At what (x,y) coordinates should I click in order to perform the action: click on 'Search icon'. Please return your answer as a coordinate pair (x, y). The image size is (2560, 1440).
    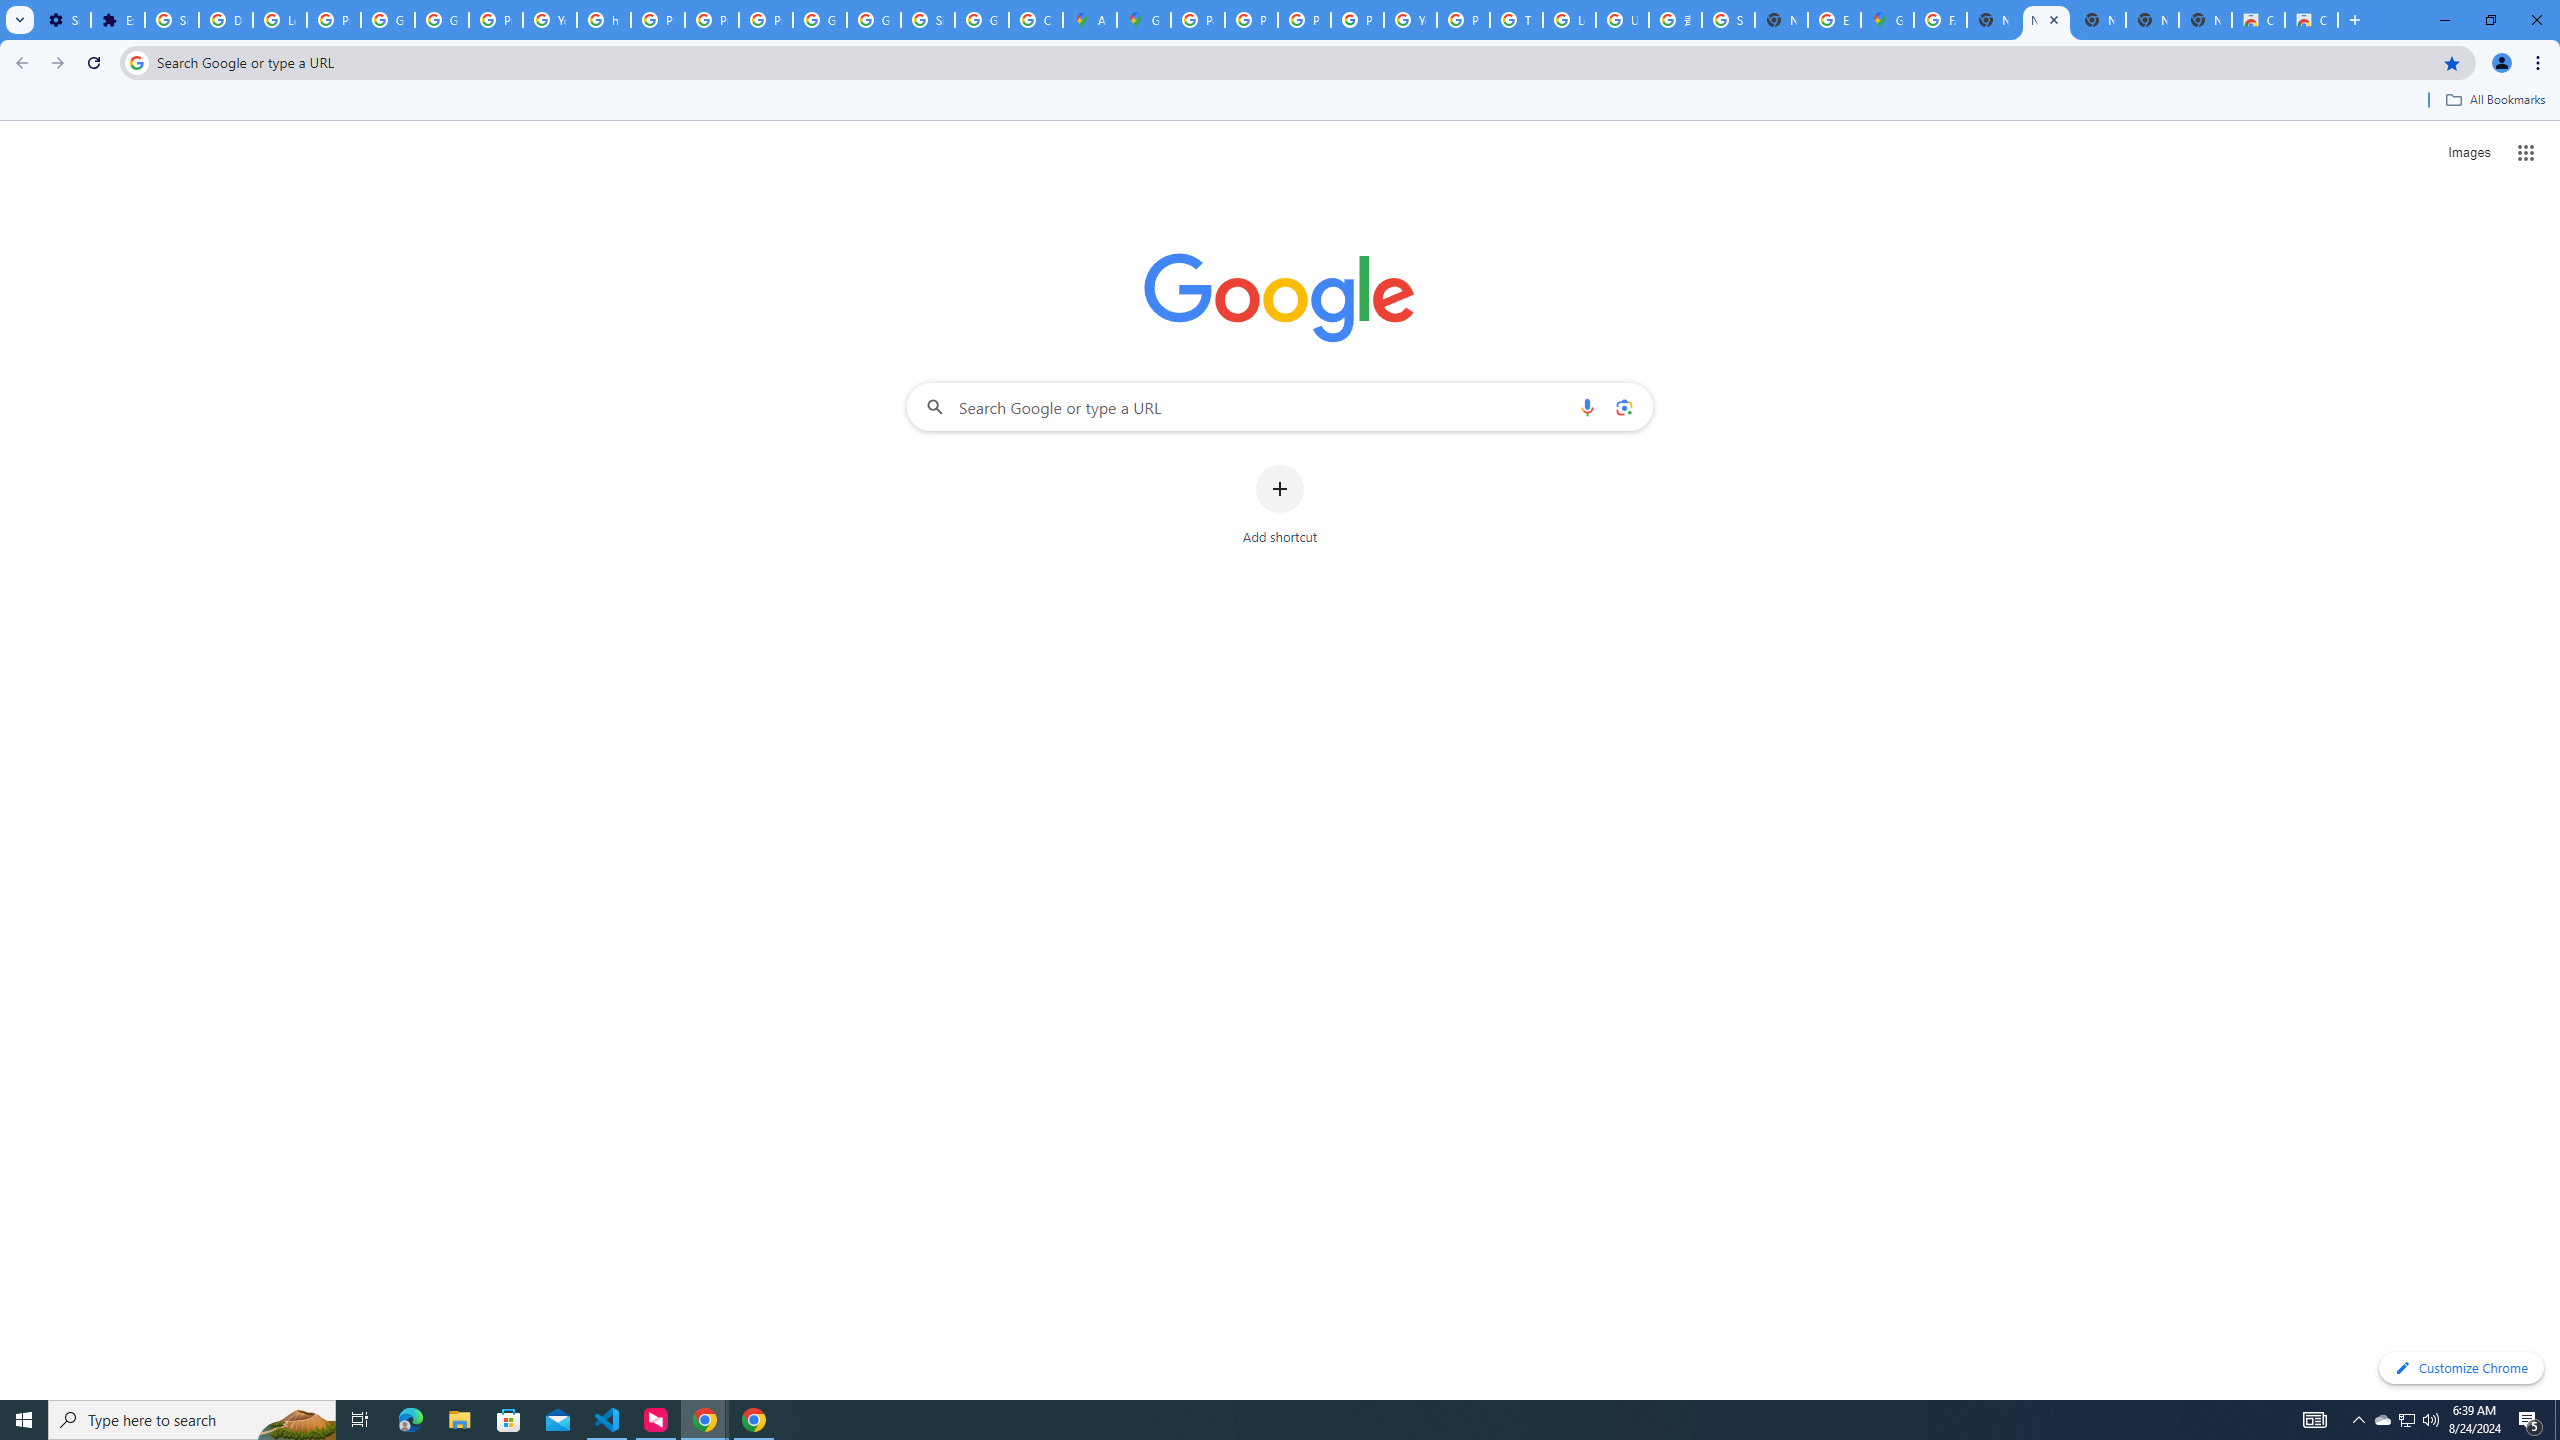
    Looking at the image, I should click on (135, 61).